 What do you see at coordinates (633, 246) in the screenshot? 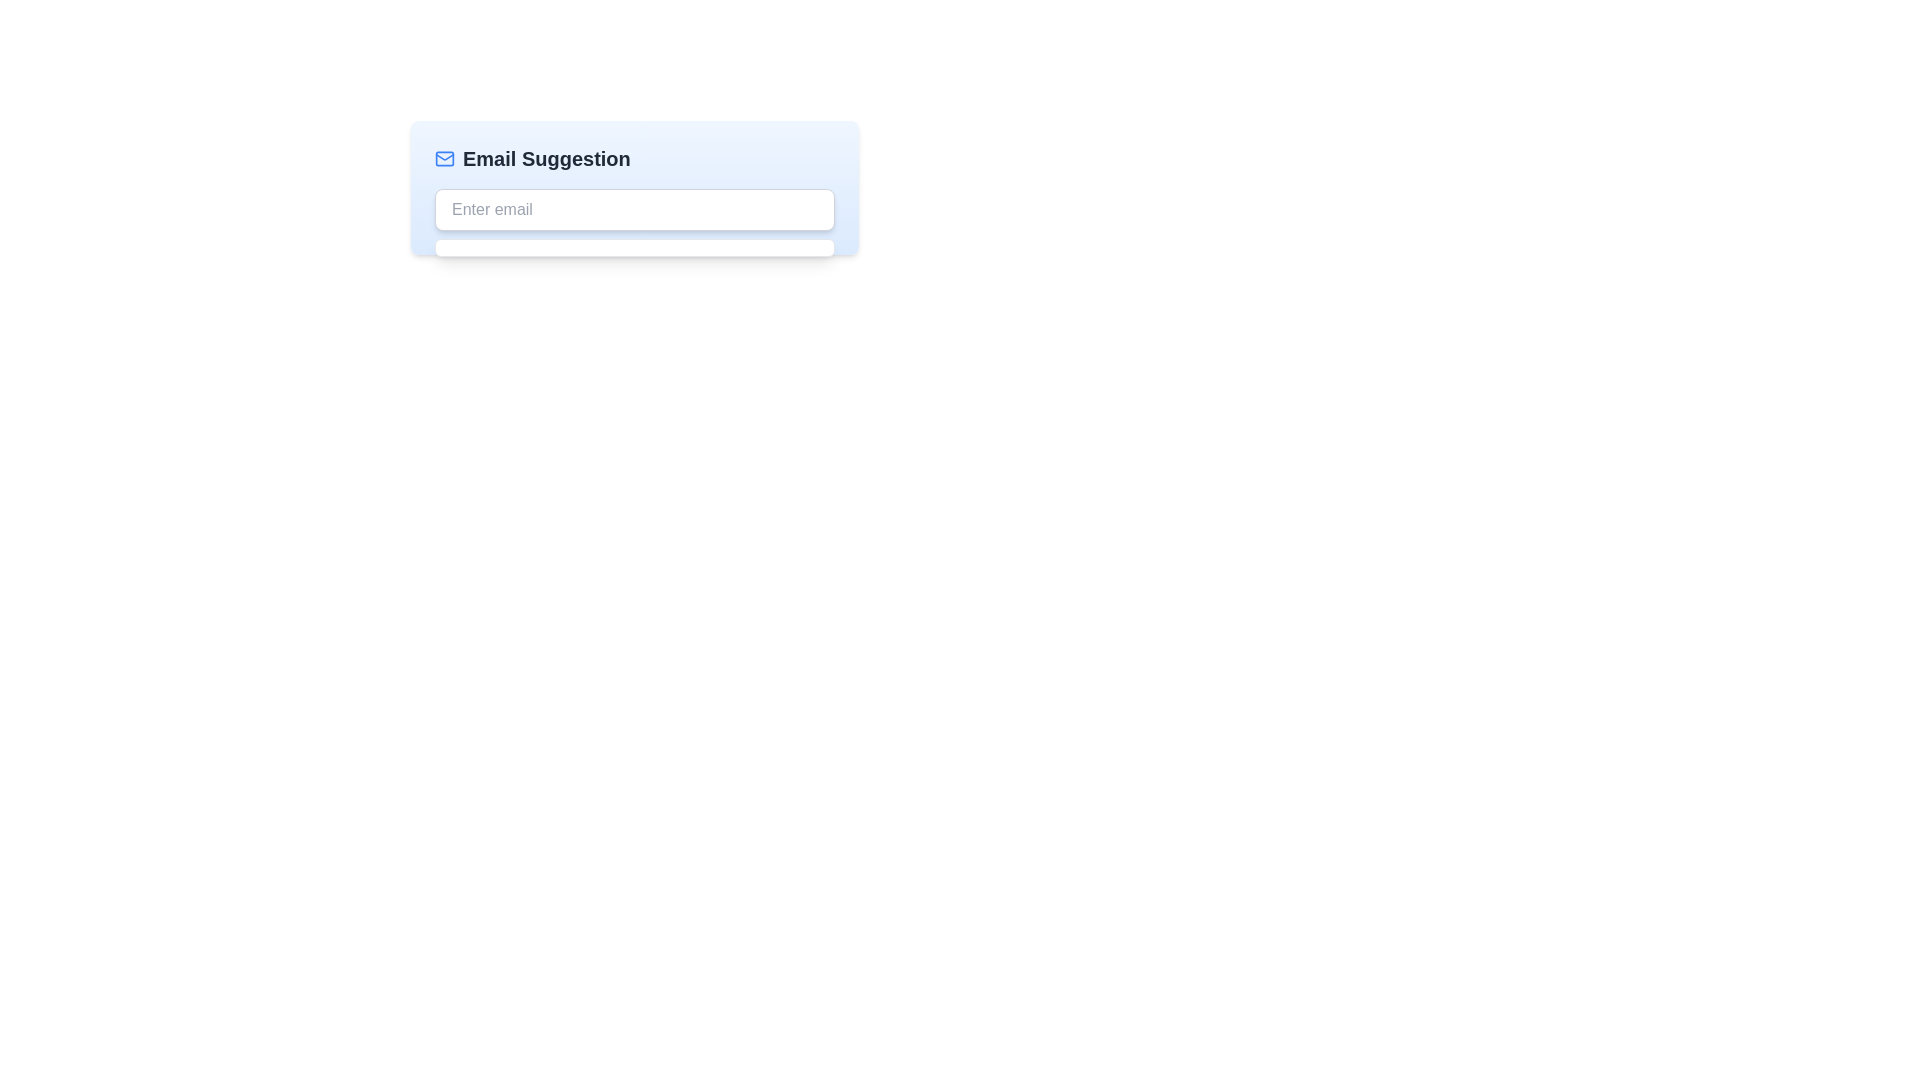
I see `the horizontal bar located directly underneath the 'Enter email' input field` at bounding box center [633, 246].